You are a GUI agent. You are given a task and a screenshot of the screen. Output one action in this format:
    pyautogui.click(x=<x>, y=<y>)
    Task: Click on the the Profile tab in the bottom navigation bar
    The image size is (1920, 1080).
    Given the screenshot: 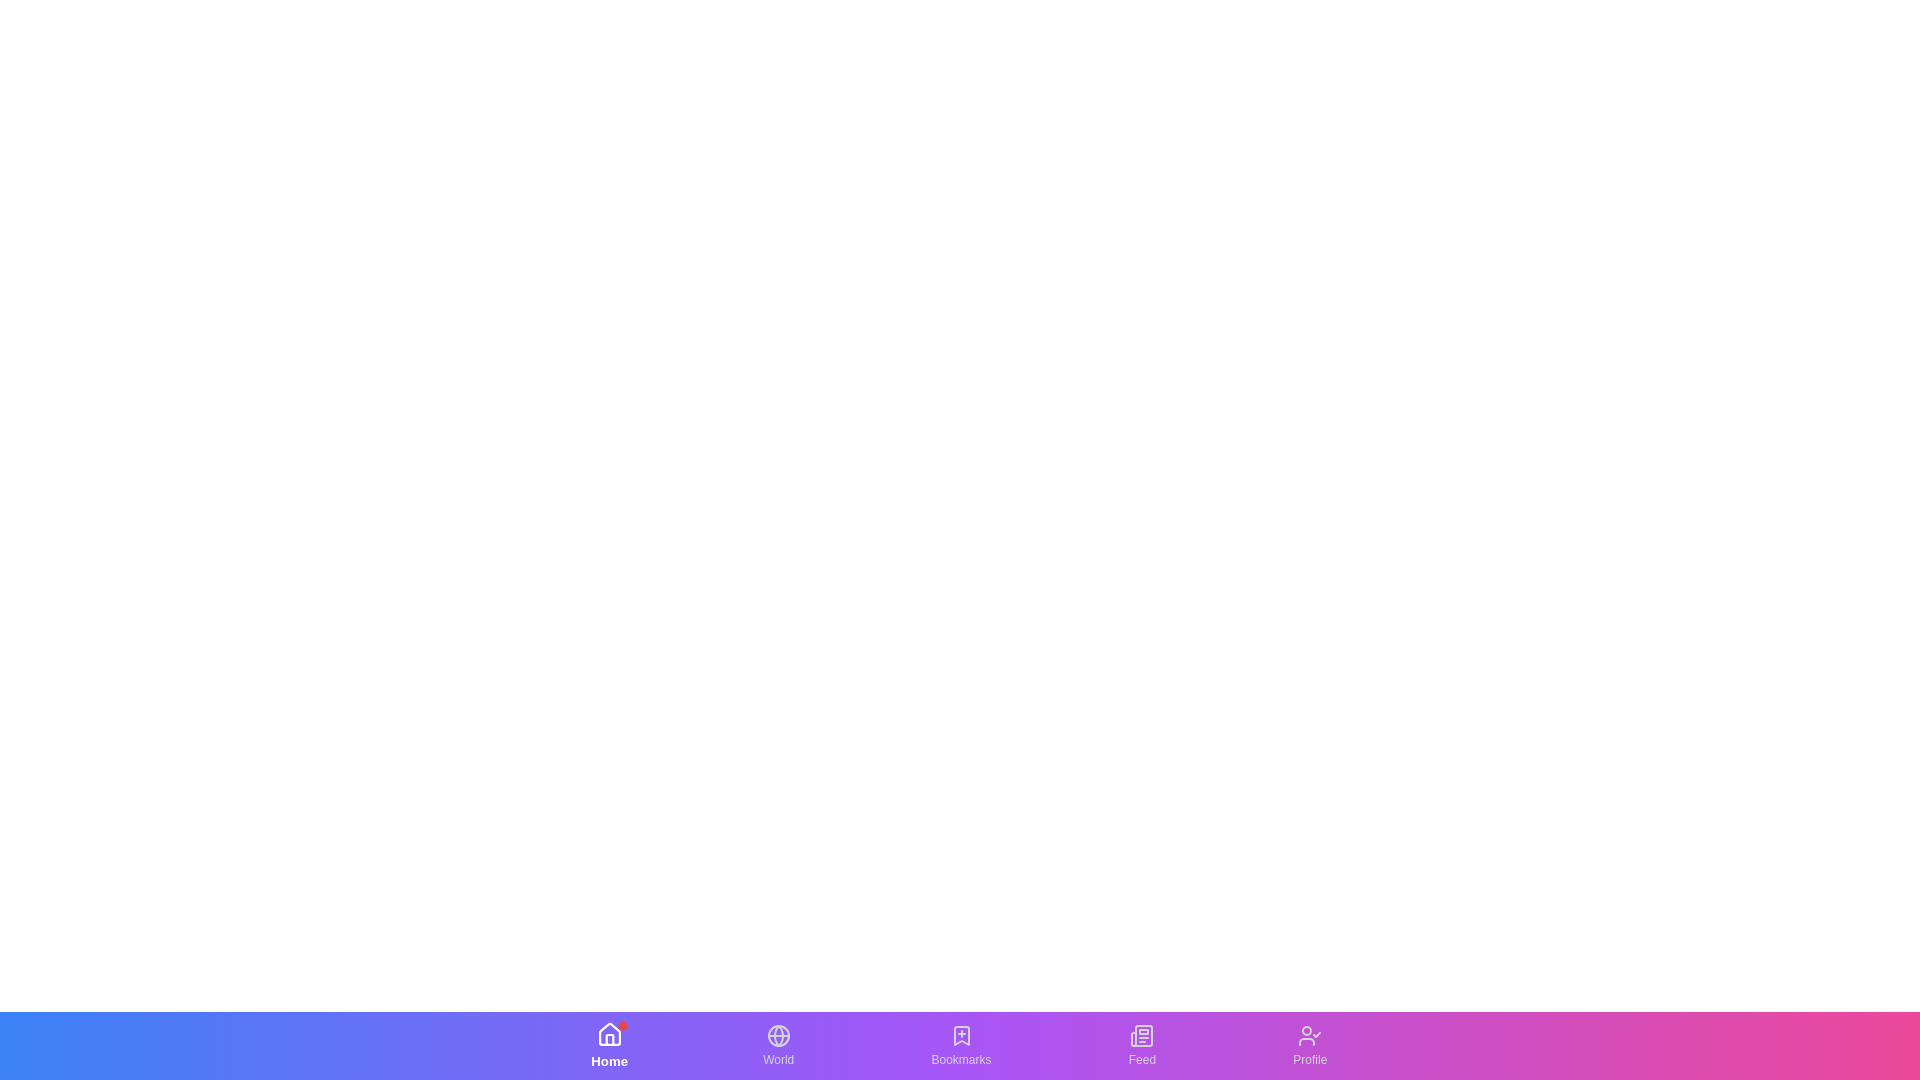 What is the action you would take?
    pyautogui.click(x=1310, y=1044)
    